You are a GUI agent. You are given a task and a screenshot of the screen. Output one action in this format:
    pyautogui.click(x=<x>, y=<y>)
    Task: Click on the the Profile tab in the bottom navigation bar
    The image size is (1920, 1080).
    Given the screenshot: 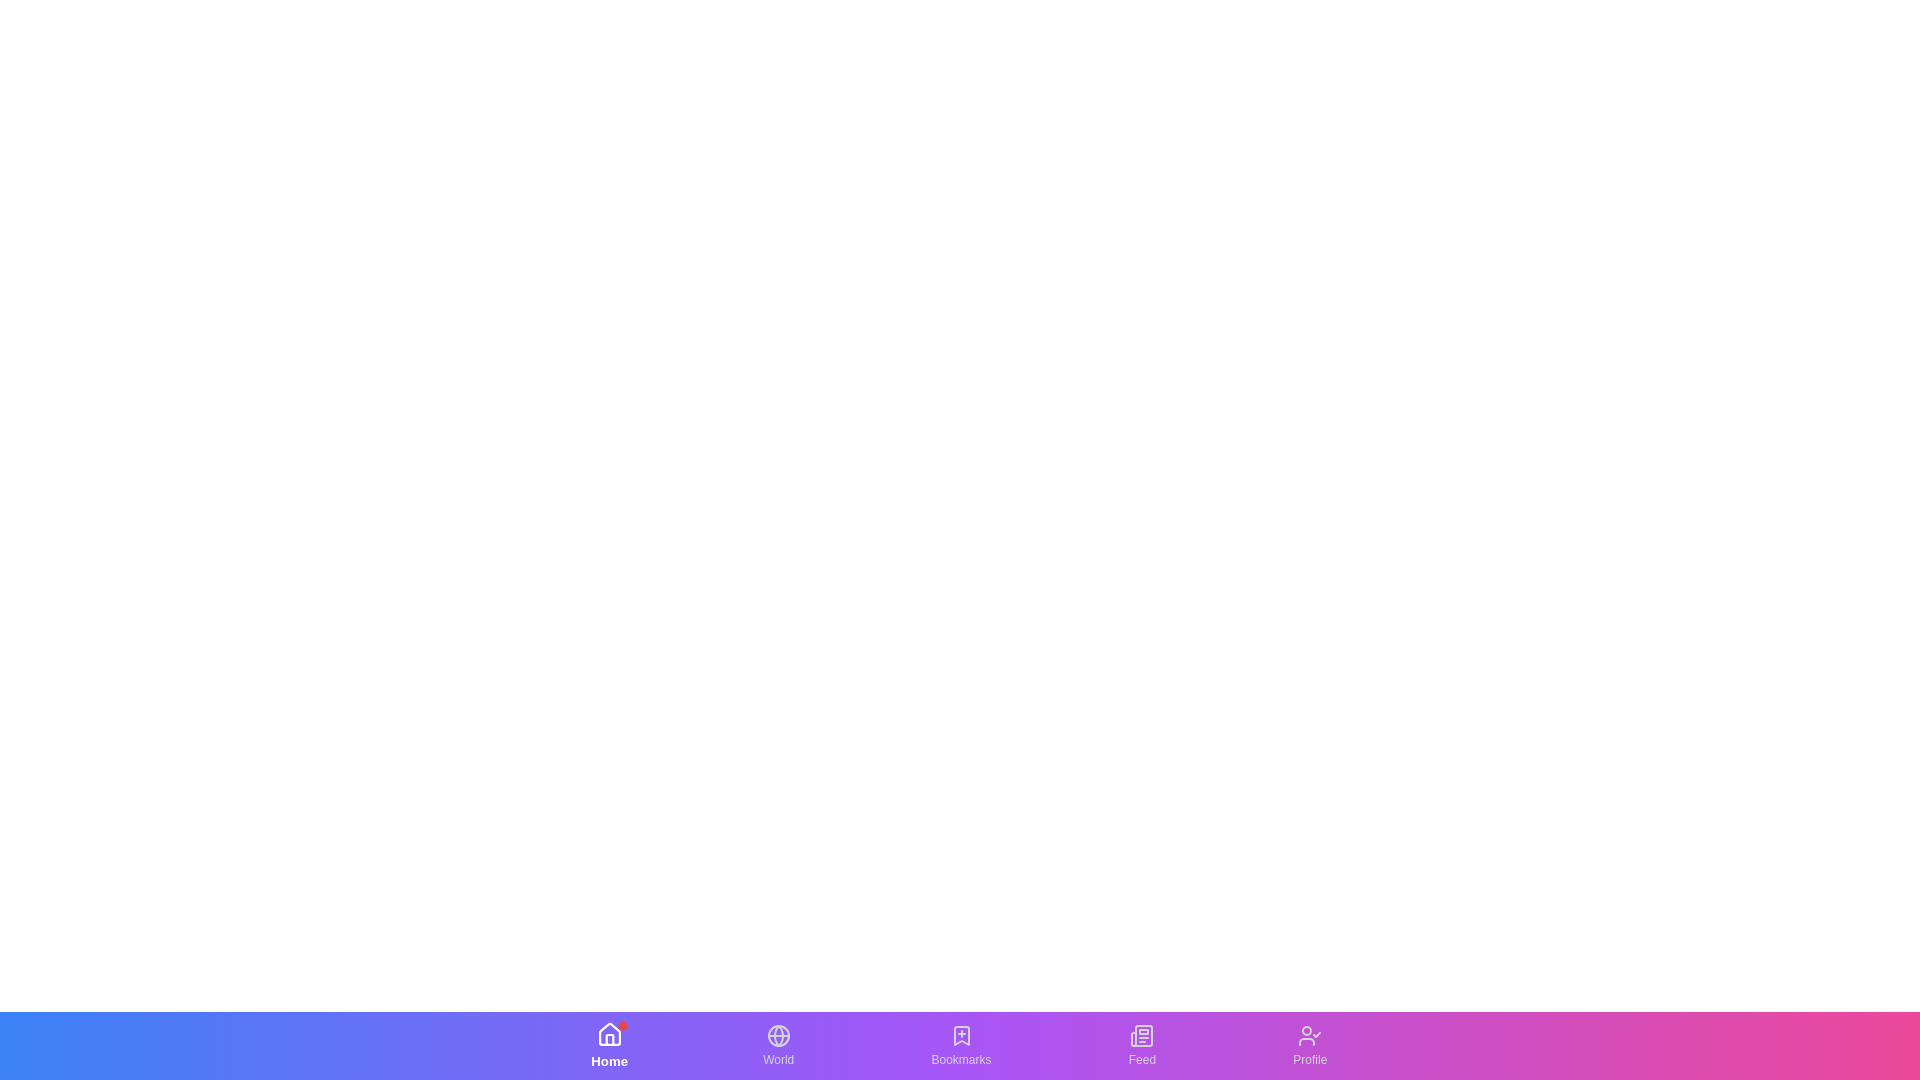 What is the action you would take?
    pyautogui.click(x=1310, y=1044)
    